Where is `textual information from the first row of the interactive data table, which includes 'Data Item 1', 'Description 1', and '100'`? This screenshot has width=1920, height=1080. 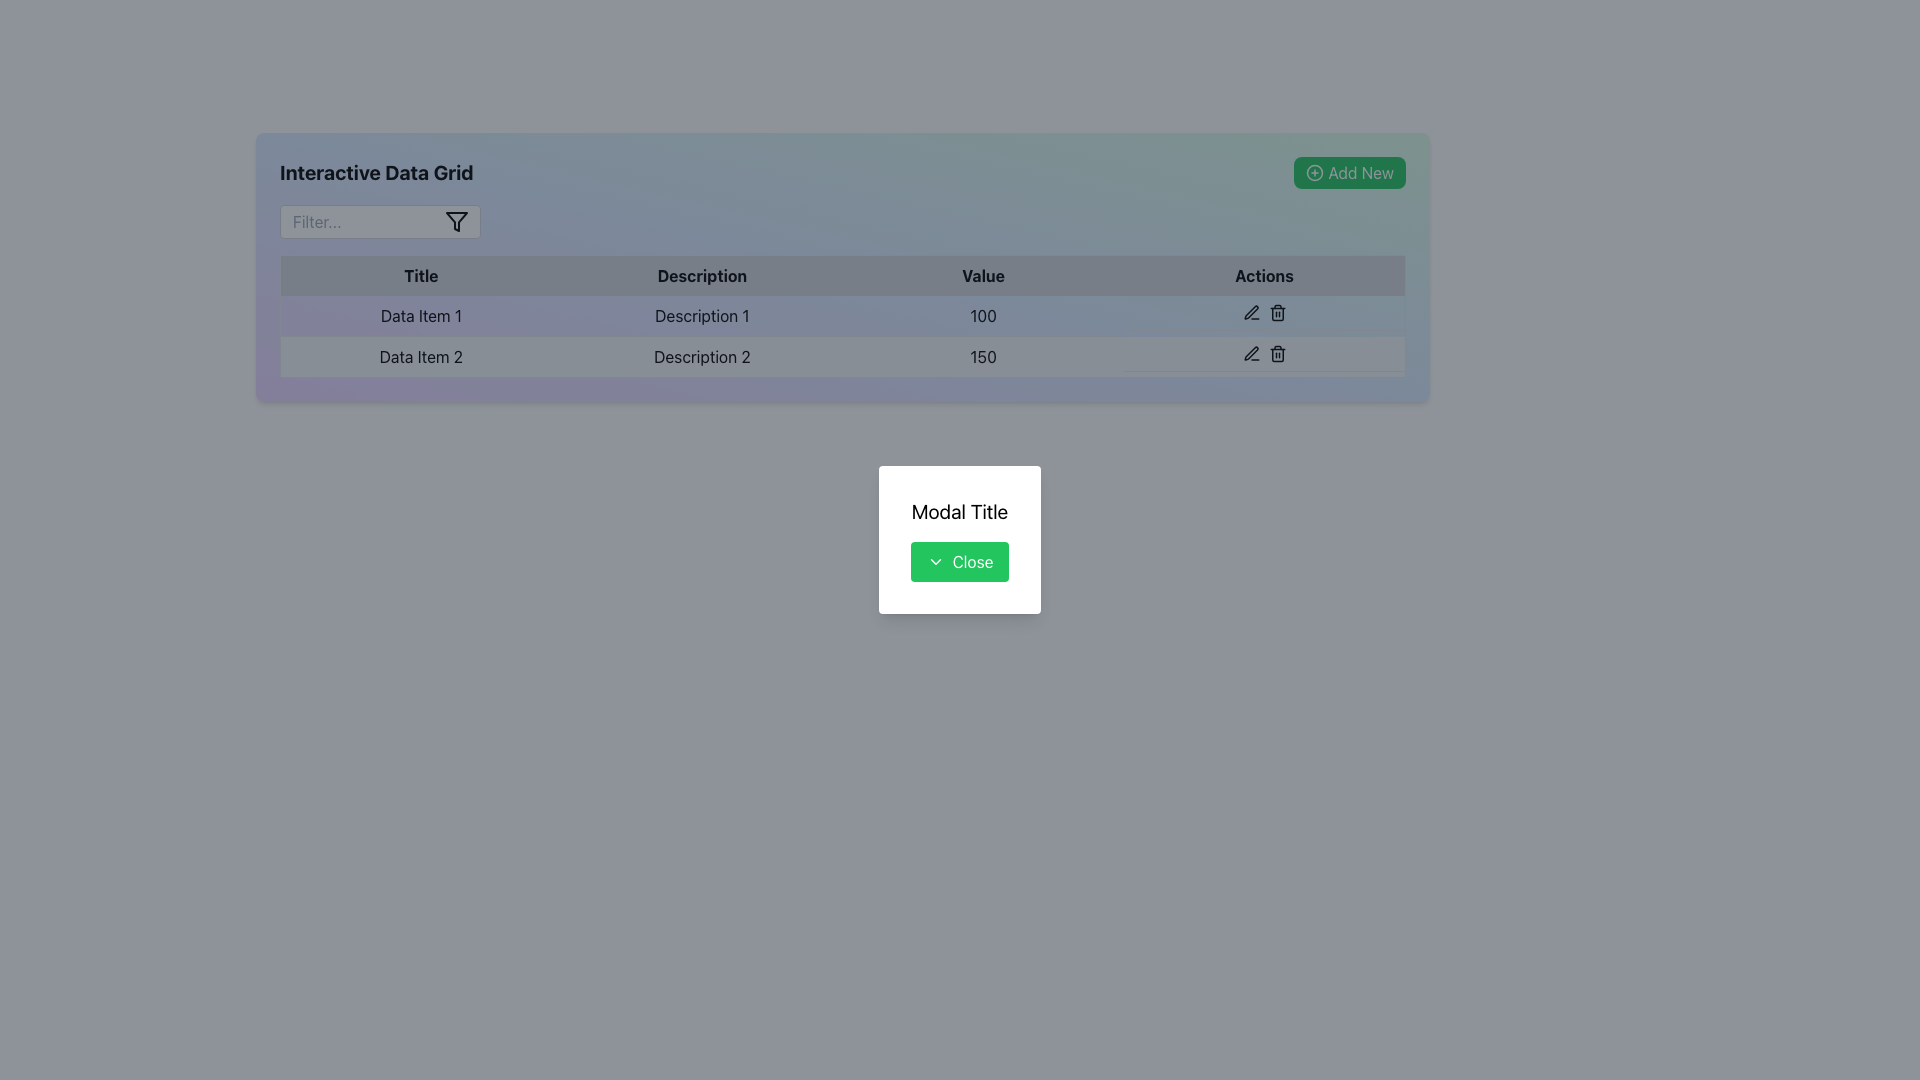 textual information from the first row of the interactive data table, which includes 'Data Item 1', 'Description 1', and '100' is located at coordinates (843, 315).